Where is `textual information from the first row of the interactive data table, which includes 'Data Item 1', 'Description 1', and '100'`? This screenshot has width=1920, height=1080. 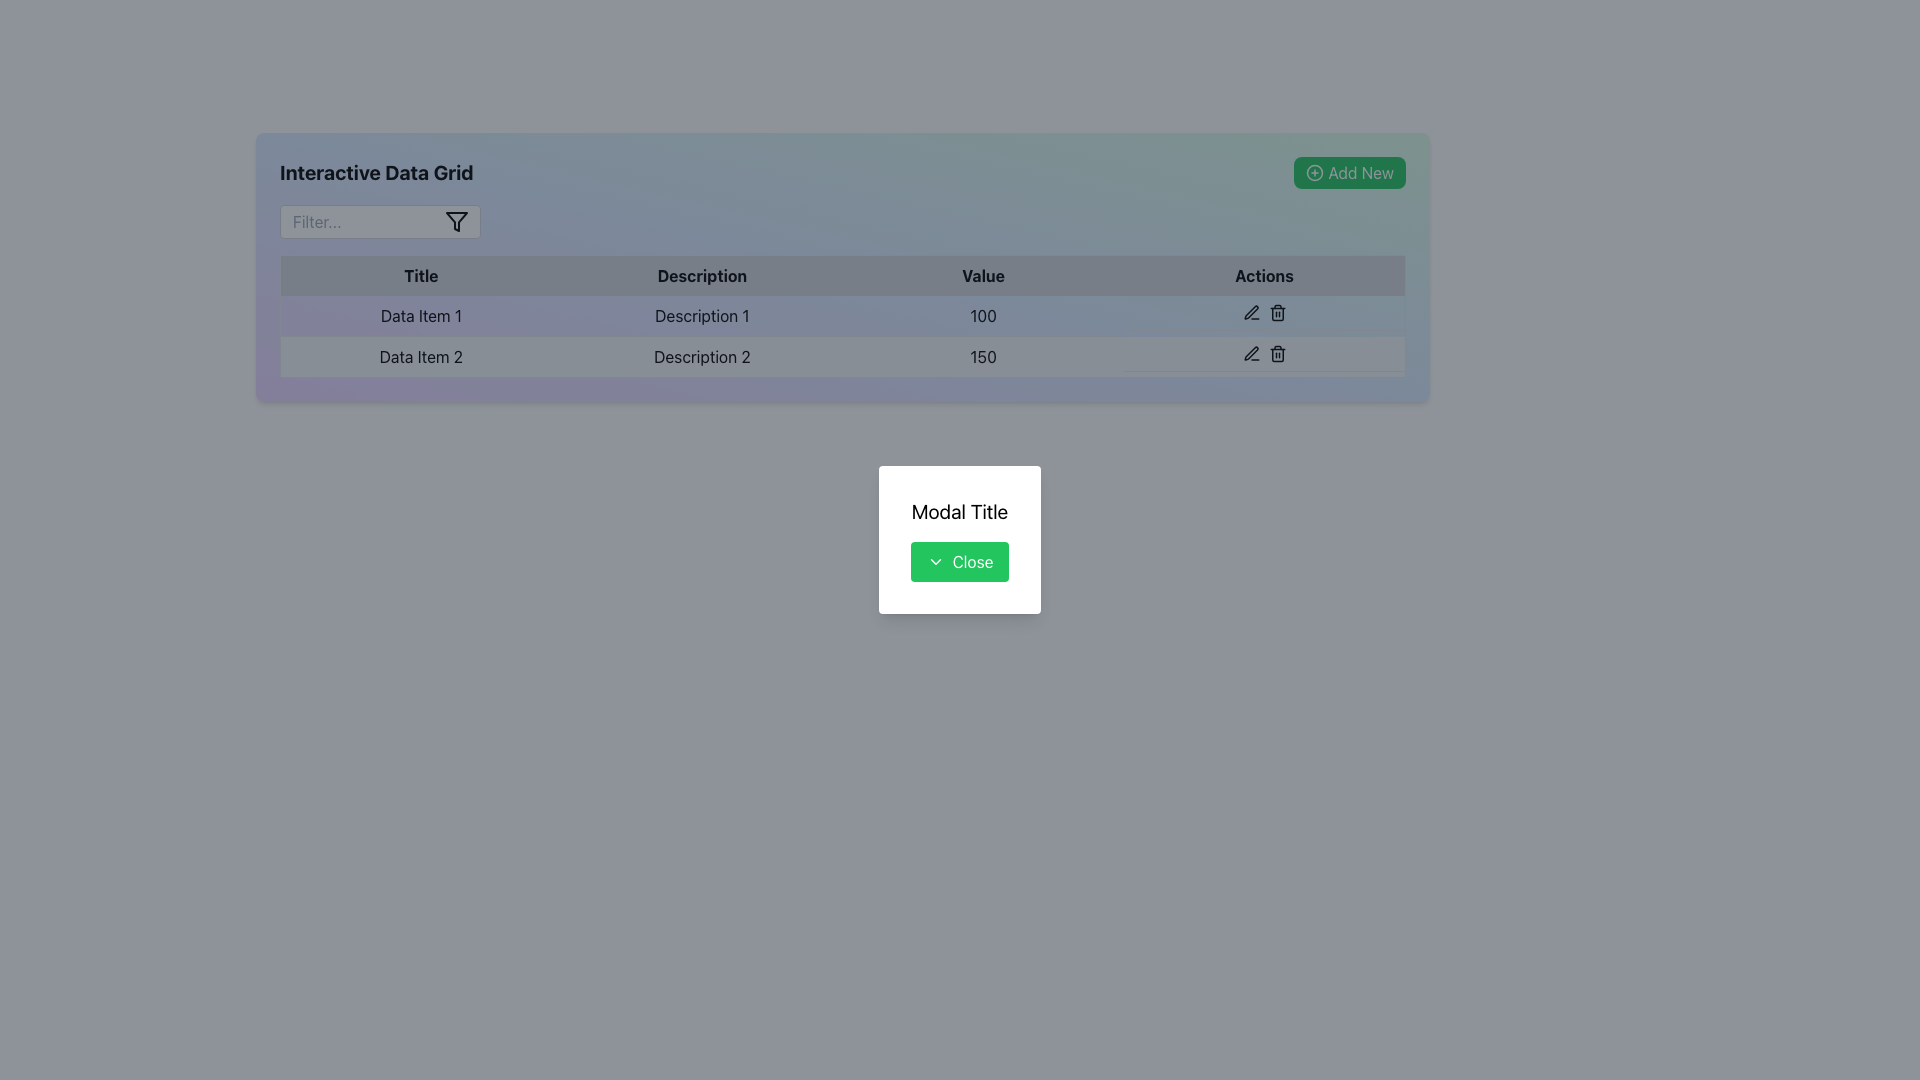 textual information from the first row of the interactive data table, which includes 'Data Item 1', 'Description 1', and '100' is located at coordinates (843, 315).